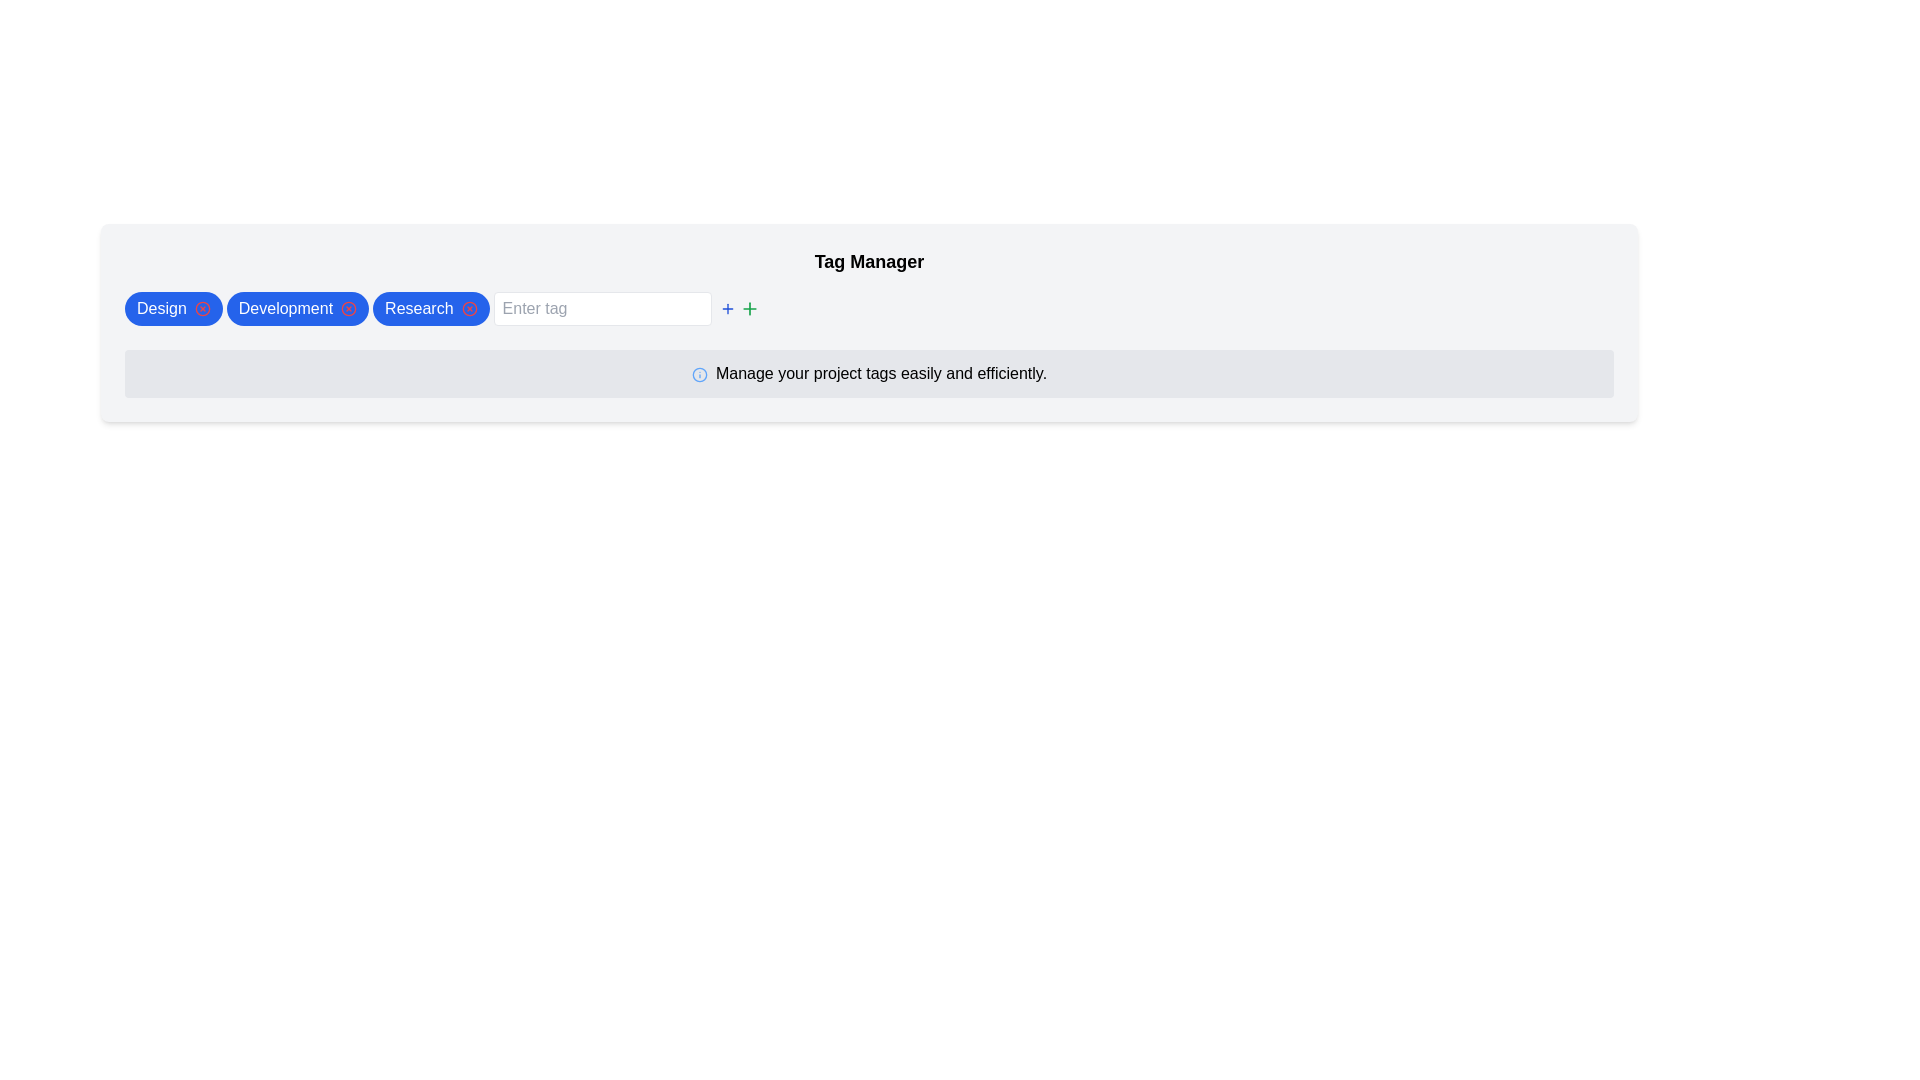  Describe the element at coordinates (726, 308) in the screenshot. I see `the button that triggers an action to add a new tag, located to the right of the 'Enter tag' input field` at that location.